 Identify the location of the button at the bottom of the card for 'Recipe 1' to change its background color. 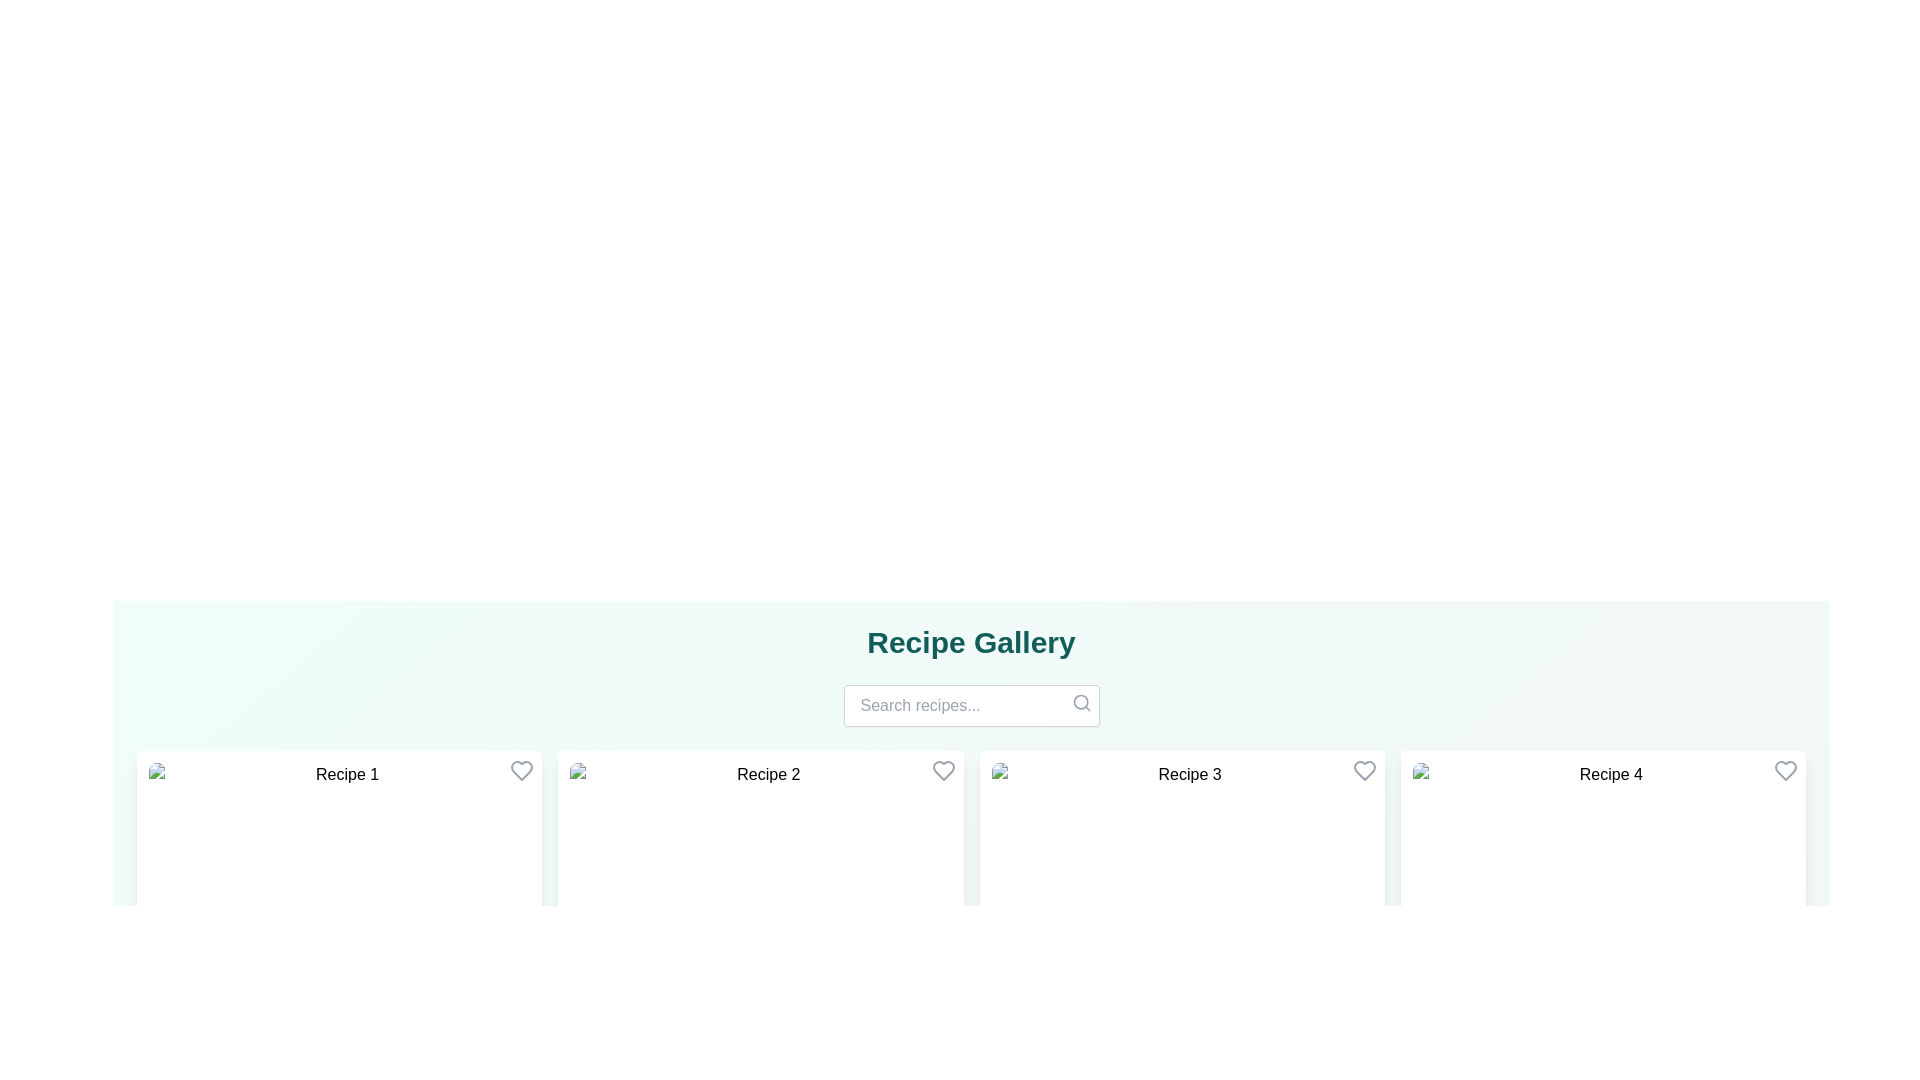
(339, 1030).